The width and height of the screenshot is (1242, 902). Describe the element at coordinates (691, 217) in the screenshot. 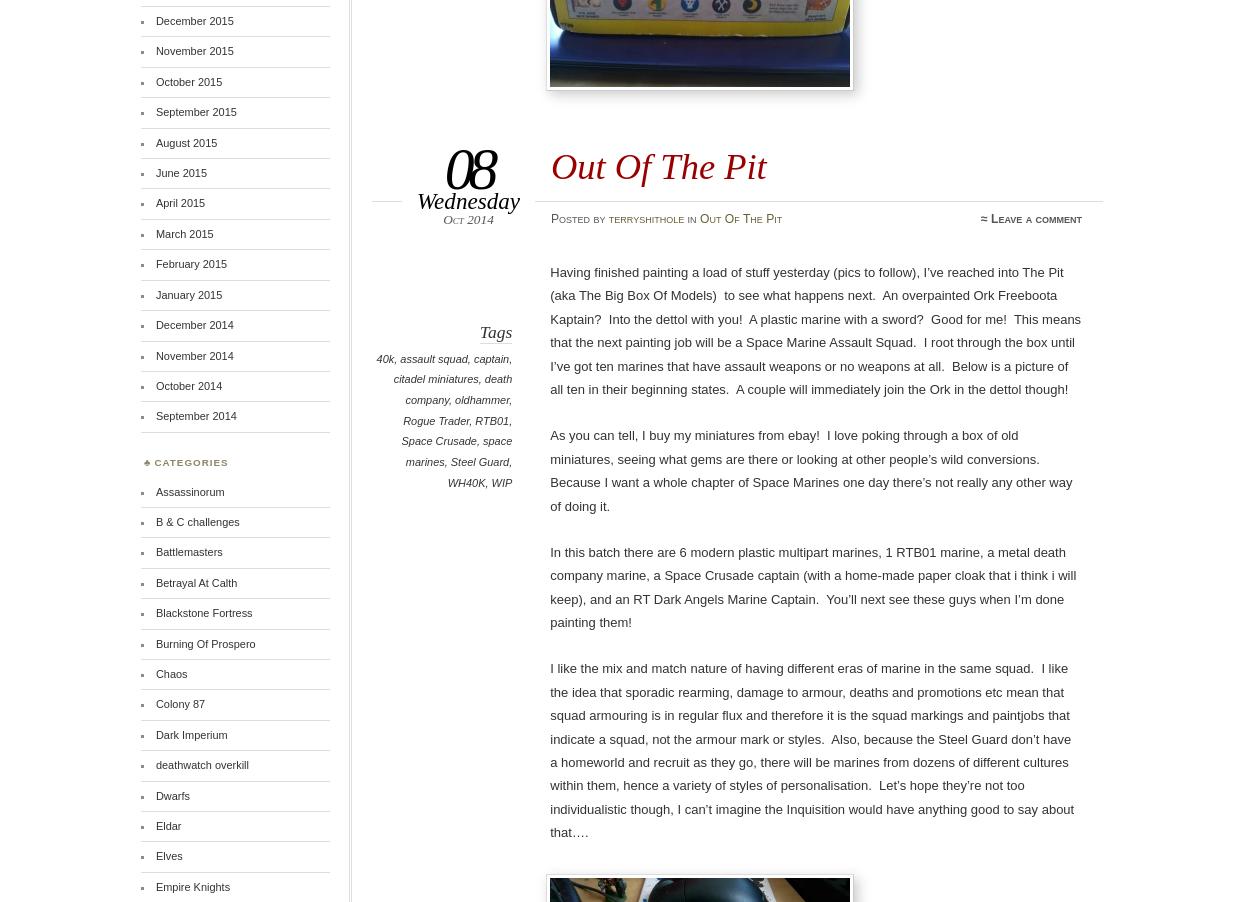

I see `'in'` at that location.